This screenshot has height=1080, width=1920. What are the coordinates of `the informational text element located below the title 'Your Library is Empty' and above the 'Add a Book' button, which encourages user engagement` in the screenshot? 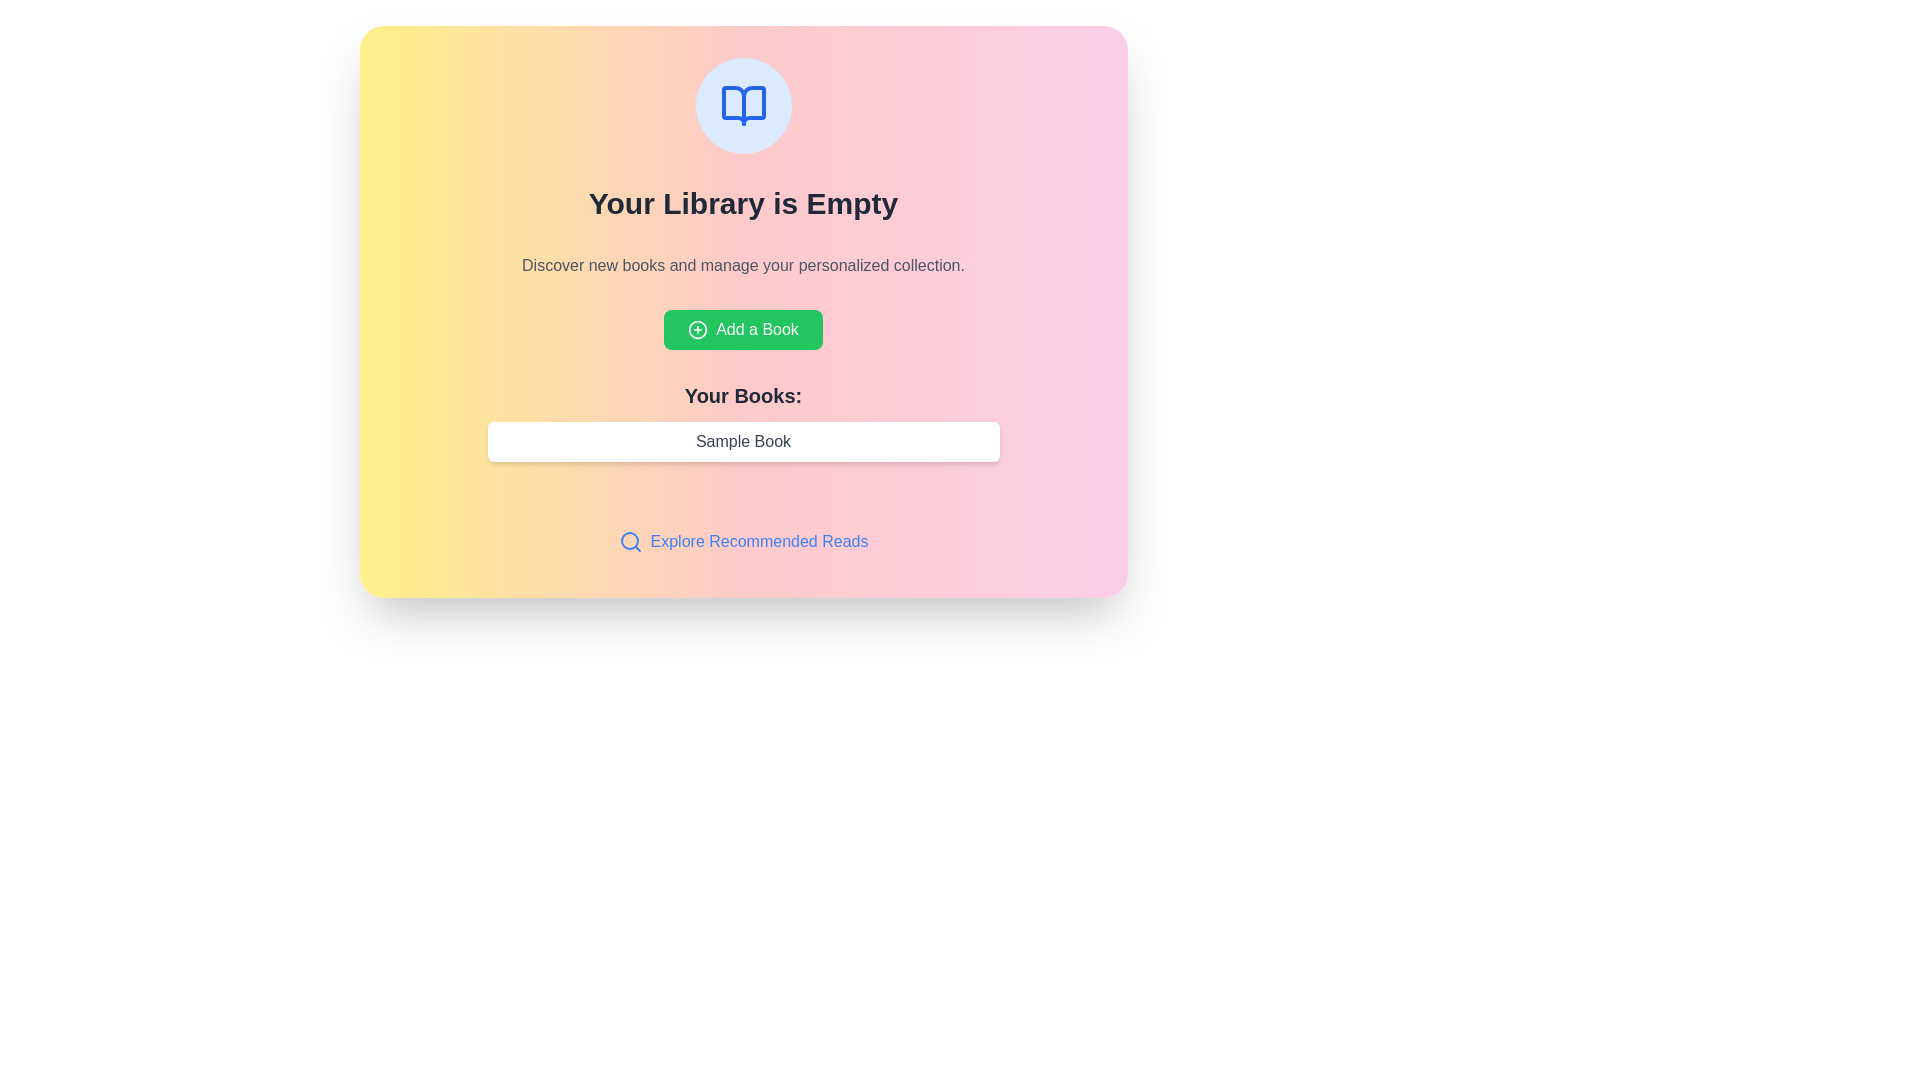 It's located at (742, 265).